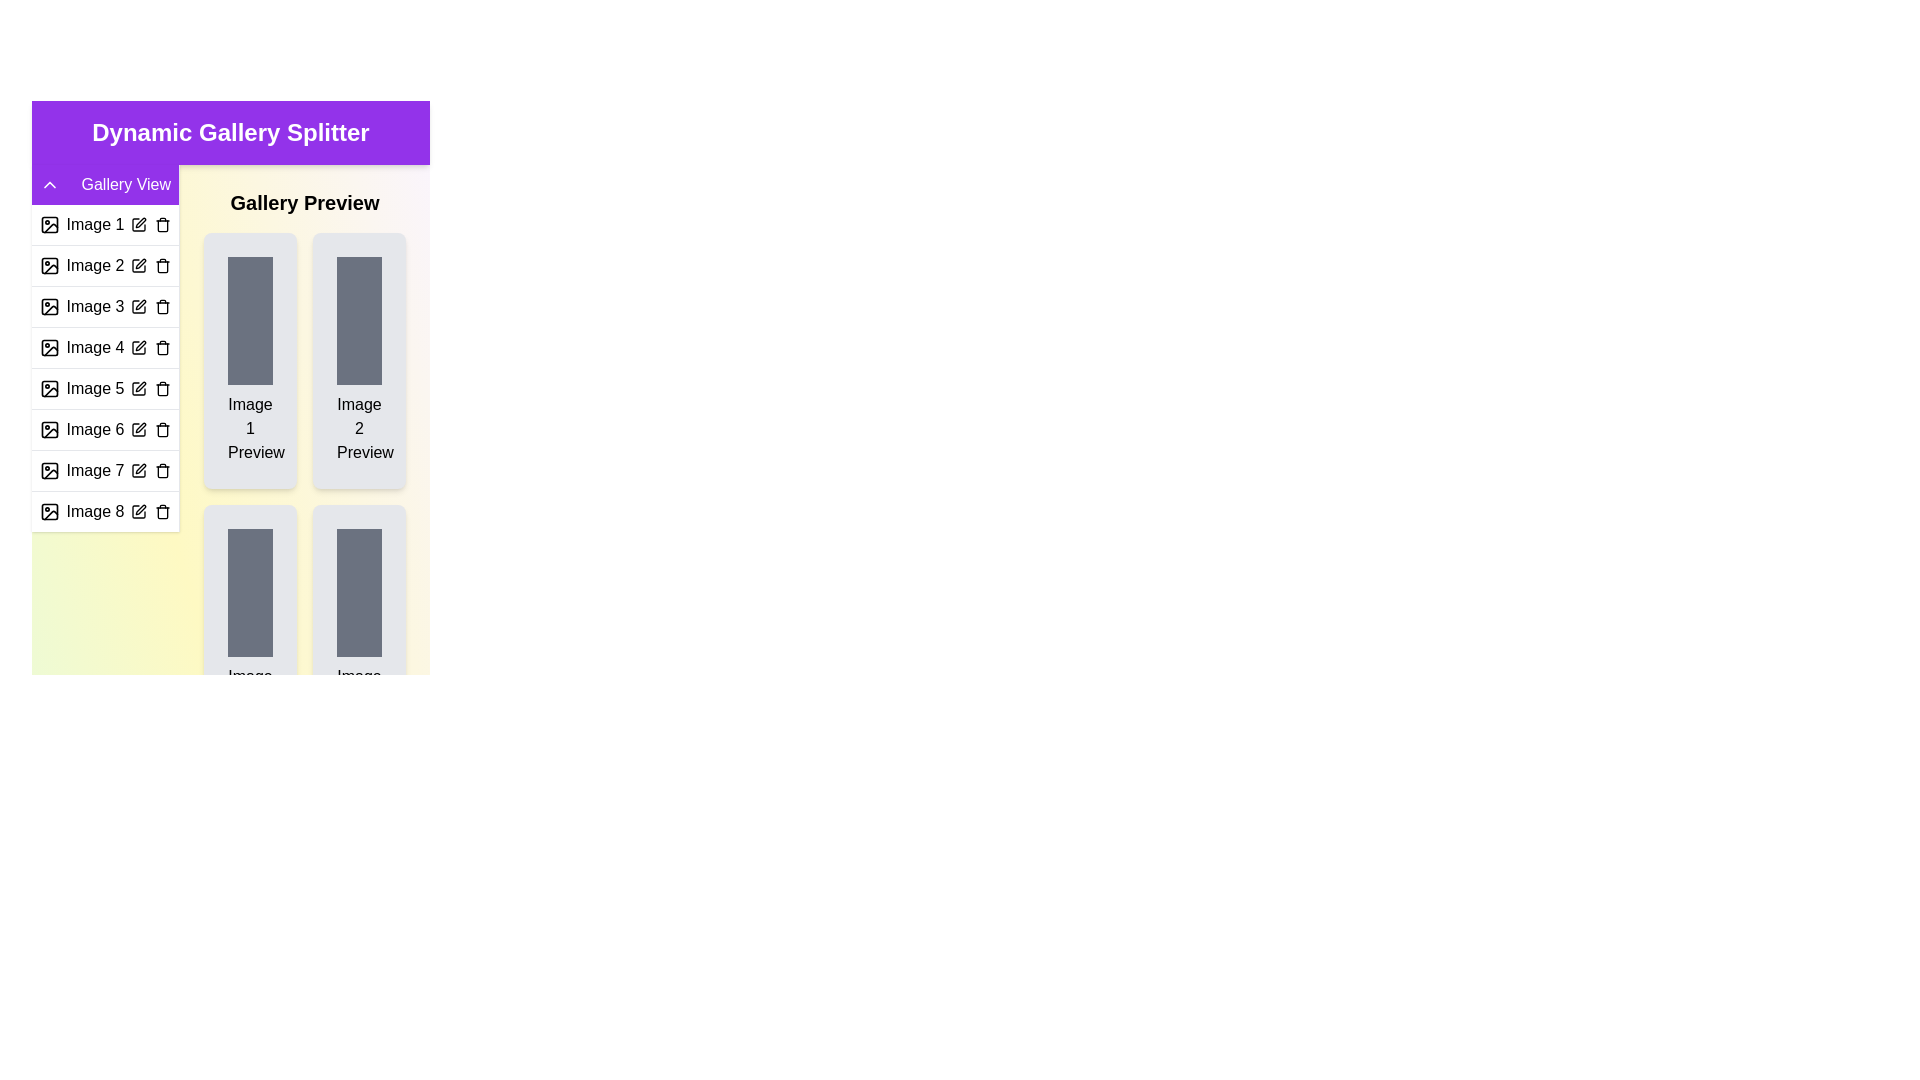  What do you see at coordinates (49, 224) in the screenshot?
I see `the icon representing 'Image 1' in the 'Gallery View' section` at bounding box center [49, 224].